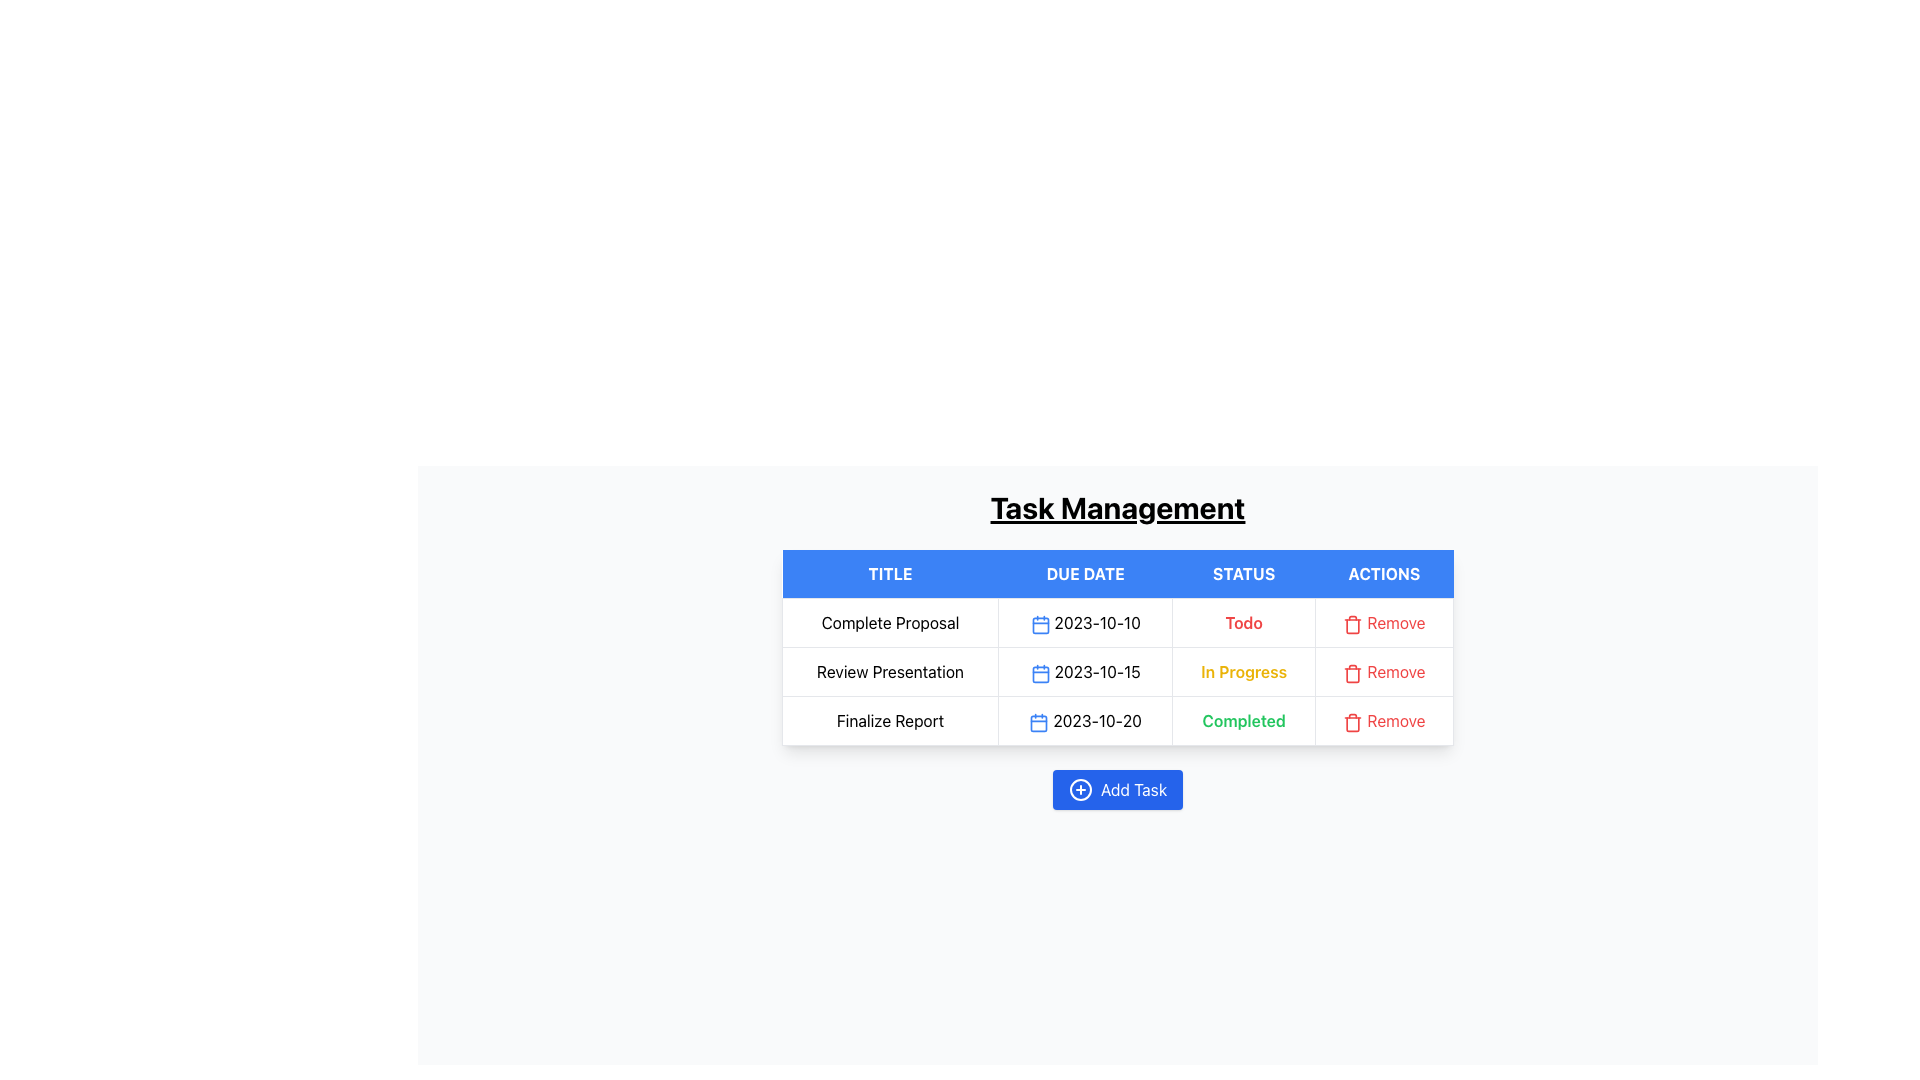 The image size is (1920, 1080). I want to click on the information displayed in the Text label located at the top-left cell of the table under the 'Title' column header, so click(889, 622).